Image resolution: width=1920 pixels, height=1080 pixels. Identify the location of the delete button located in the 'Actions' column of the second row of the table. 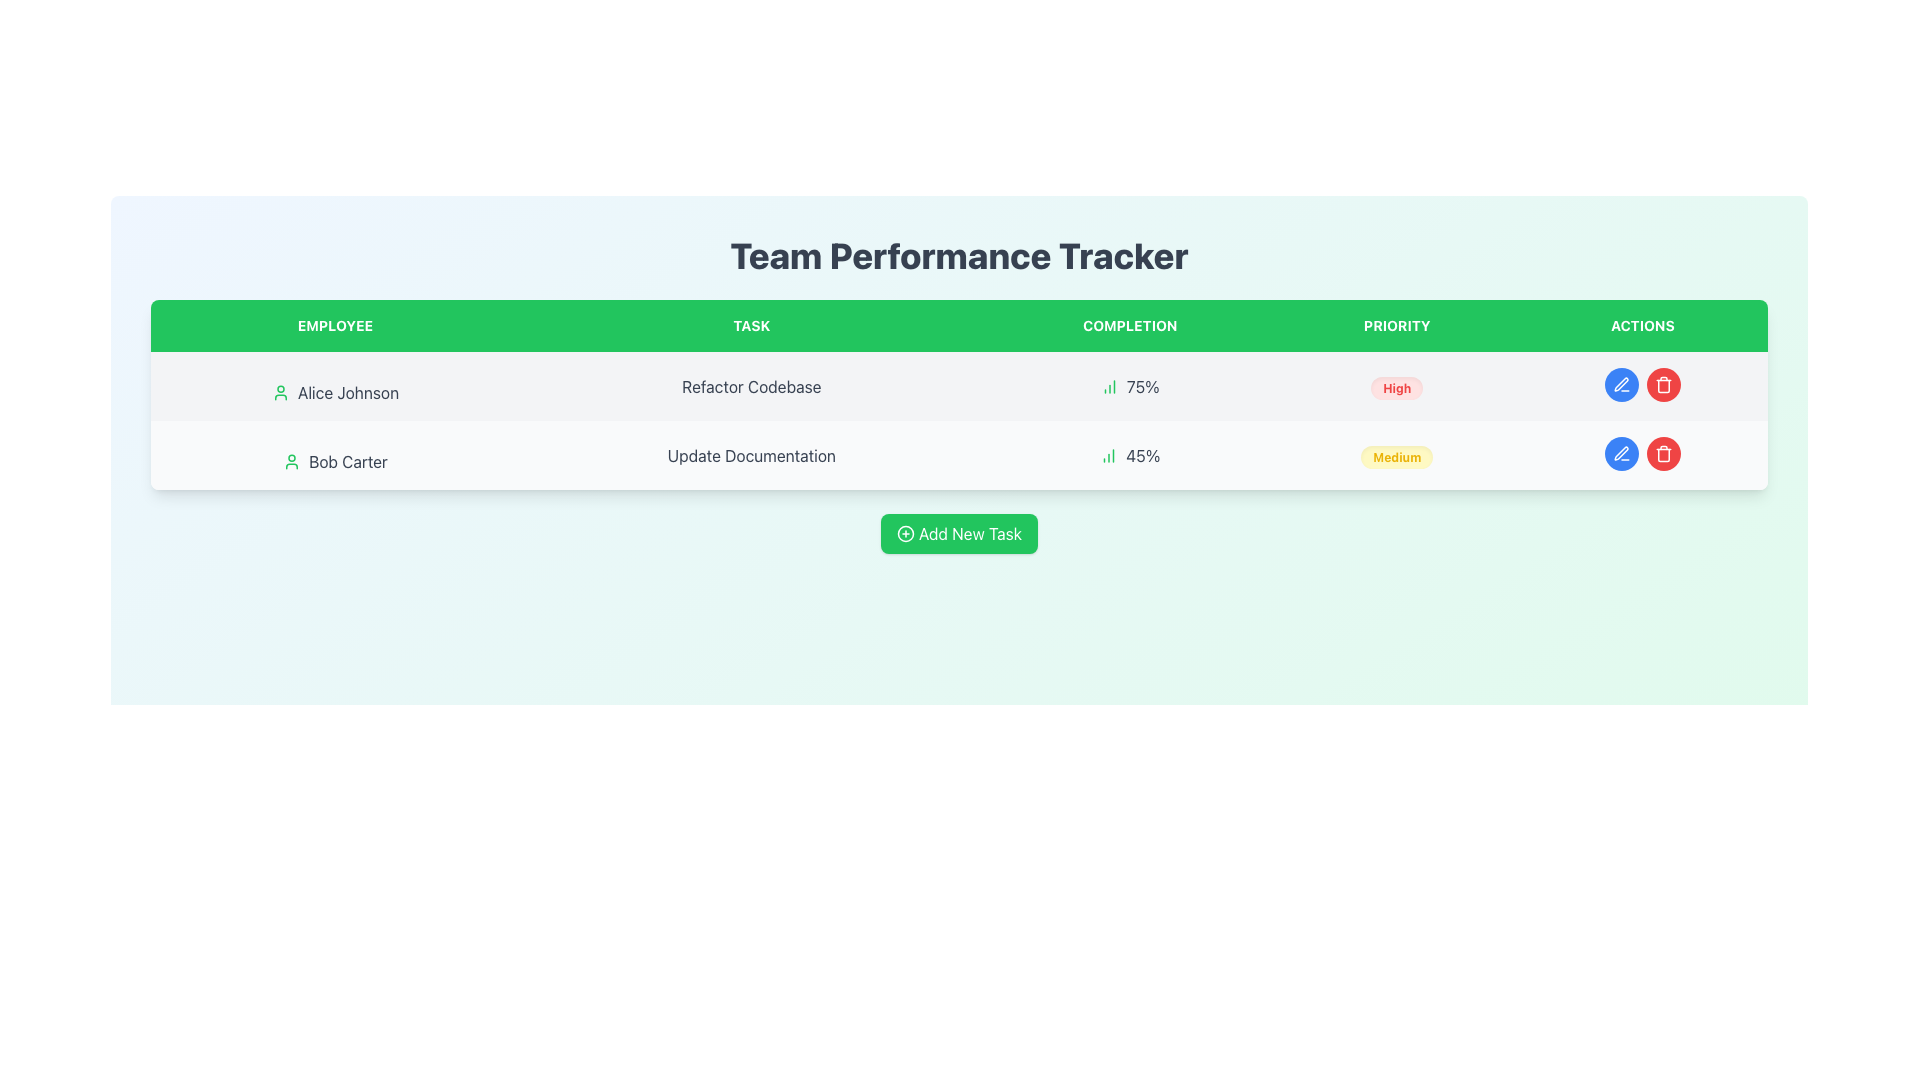
(1663, 454).